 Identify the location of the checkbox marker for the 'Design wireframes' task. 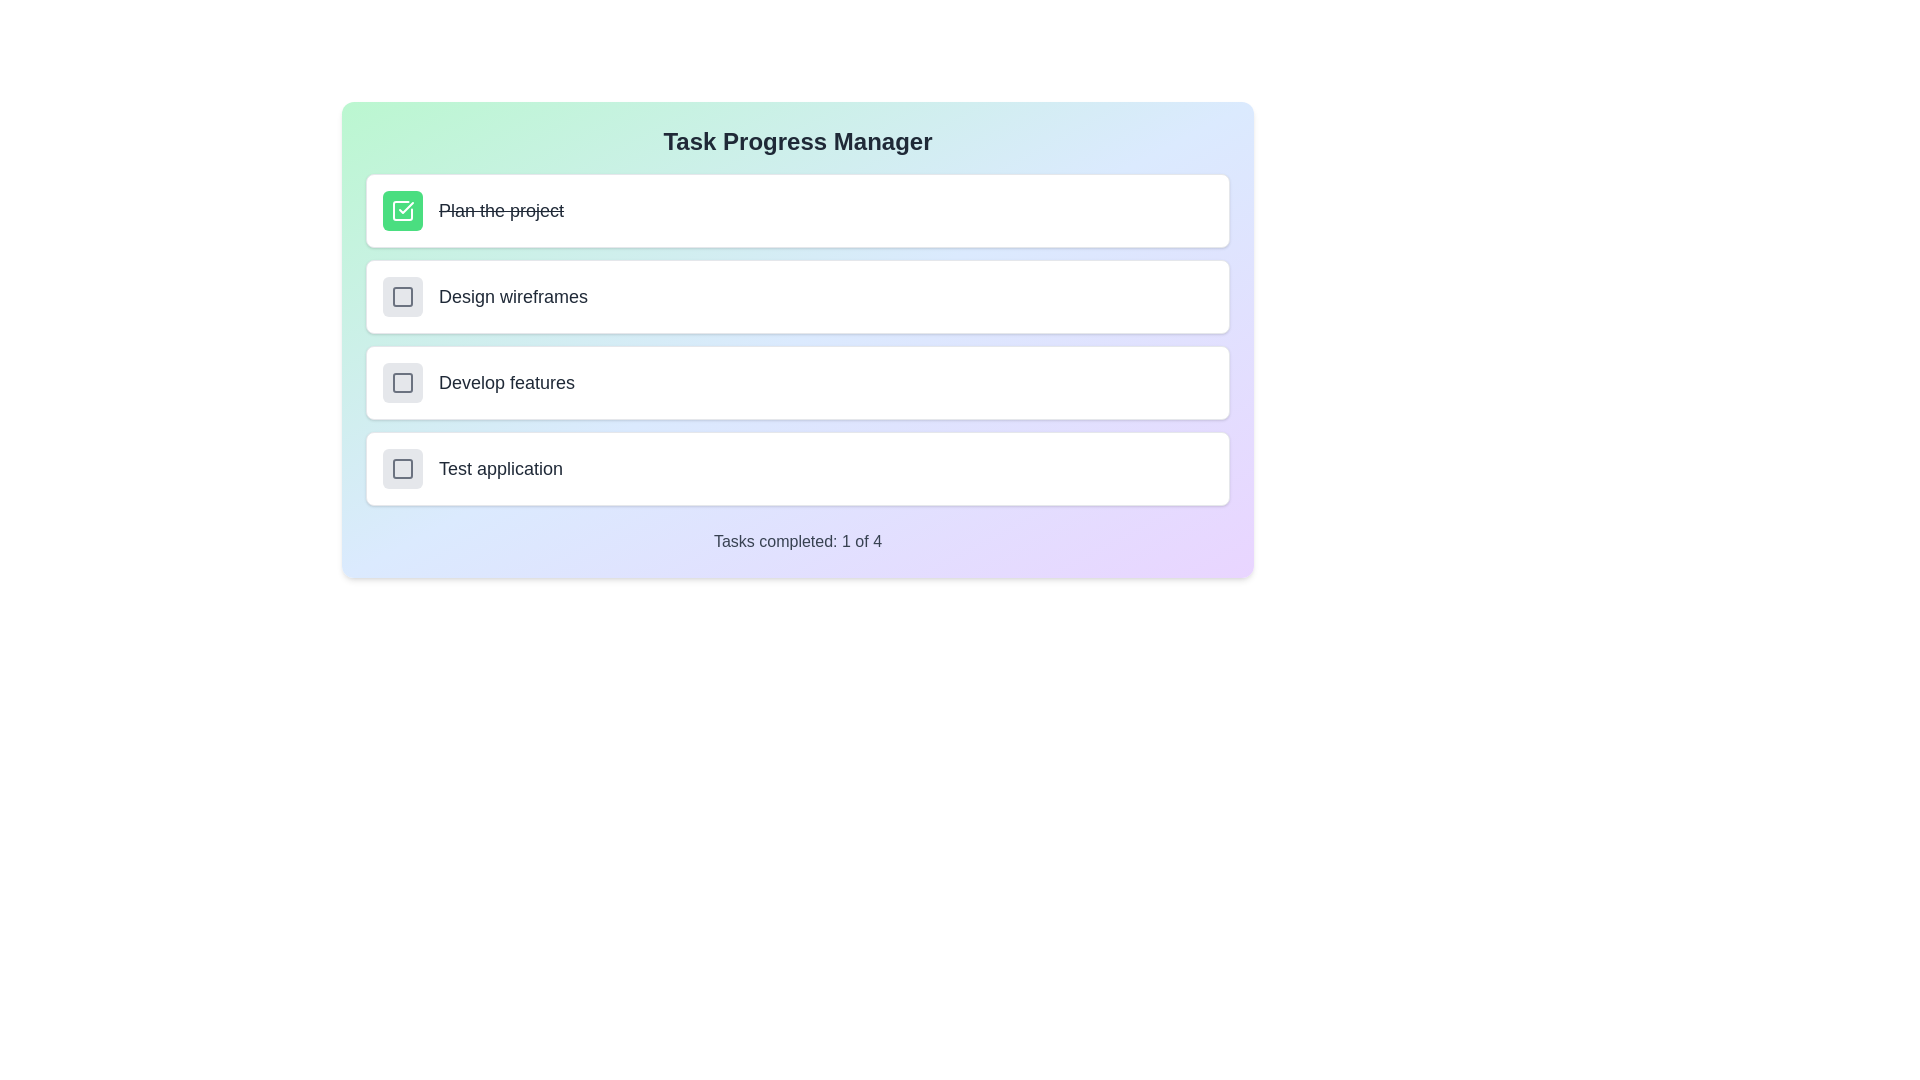
(402, 297).